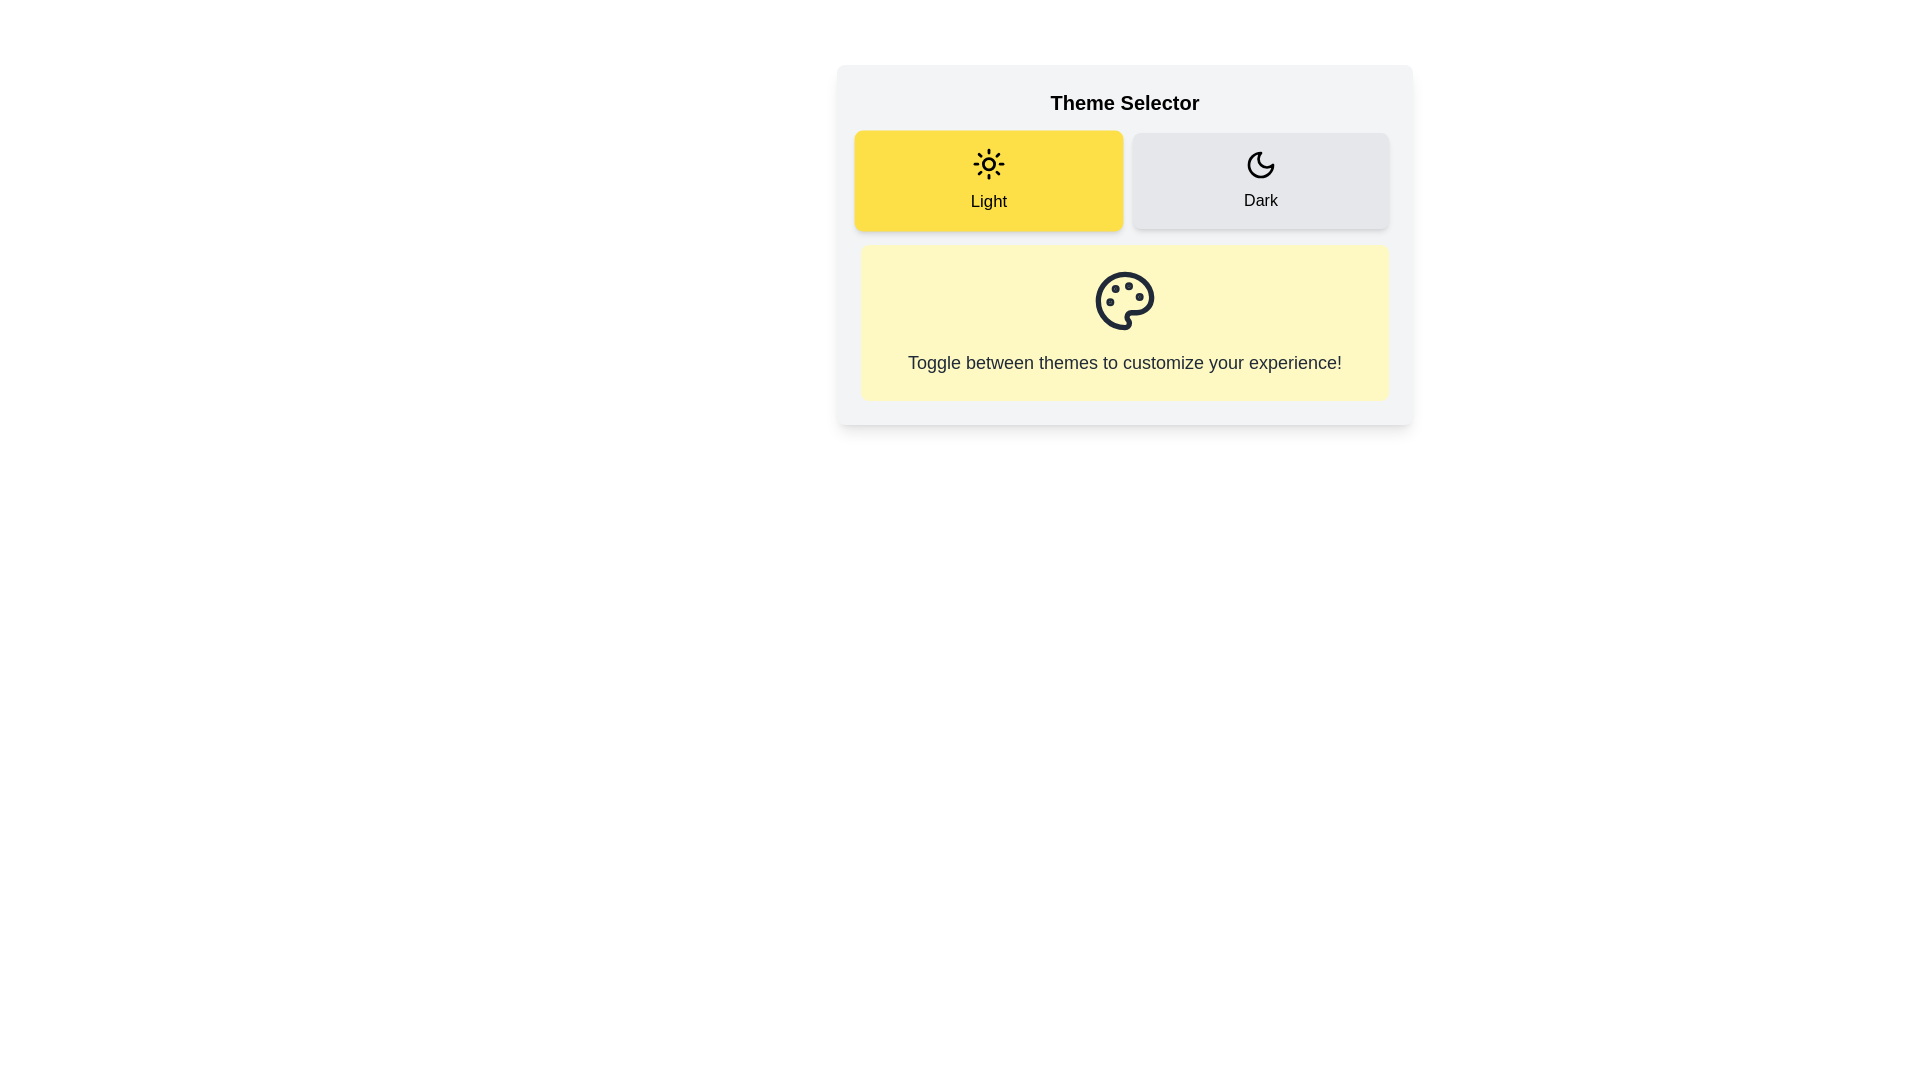 This screenshot has width=1920, height=1080. I want to click on the 'Light' theme icon located centrally within the left yellow selection card for theme selection, so click(988, 163).